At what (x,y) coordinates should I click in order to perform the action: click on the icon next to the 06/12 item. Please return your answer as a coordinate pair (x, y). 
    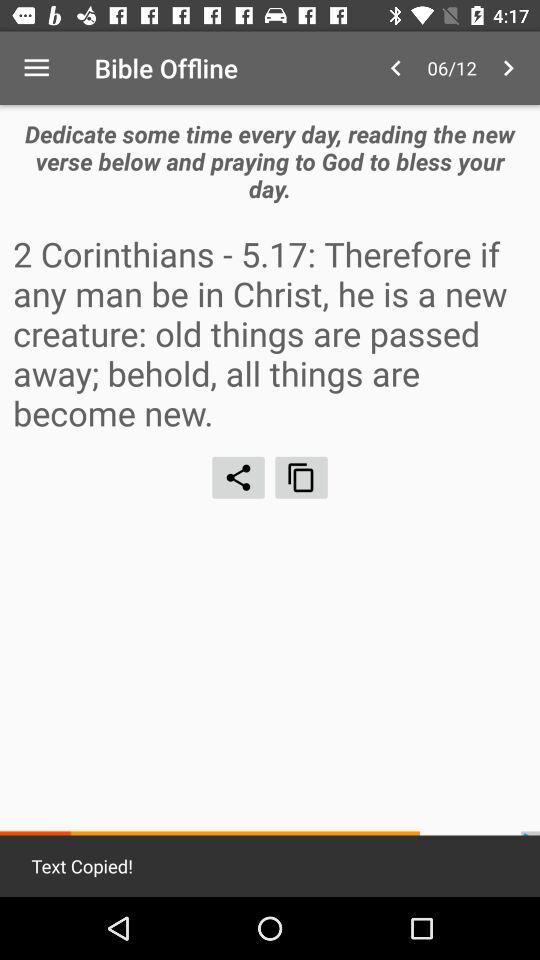
    Looking at the image, I should click on (508, 68).